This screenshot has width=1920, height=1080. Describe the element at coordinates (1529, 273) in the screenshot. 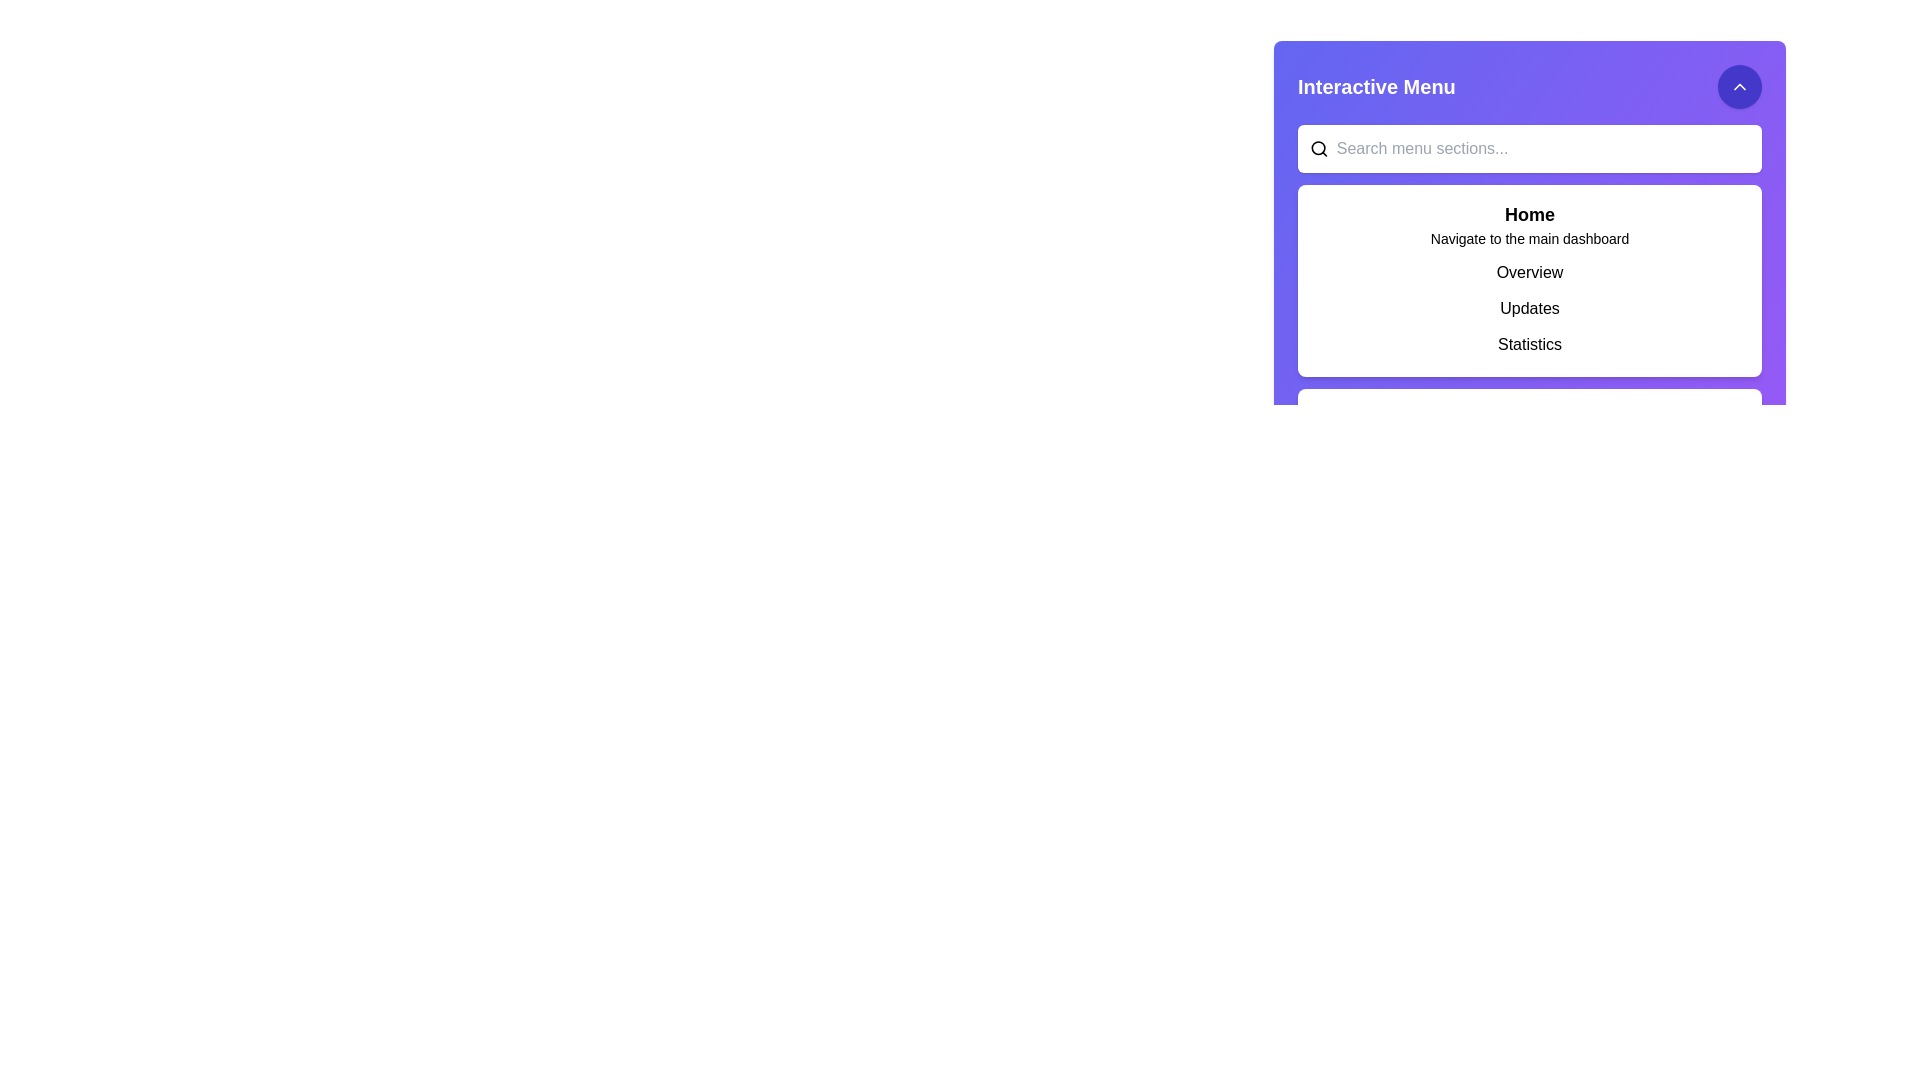

I see `the 'Overview' text item with button-like functionality` at that location.